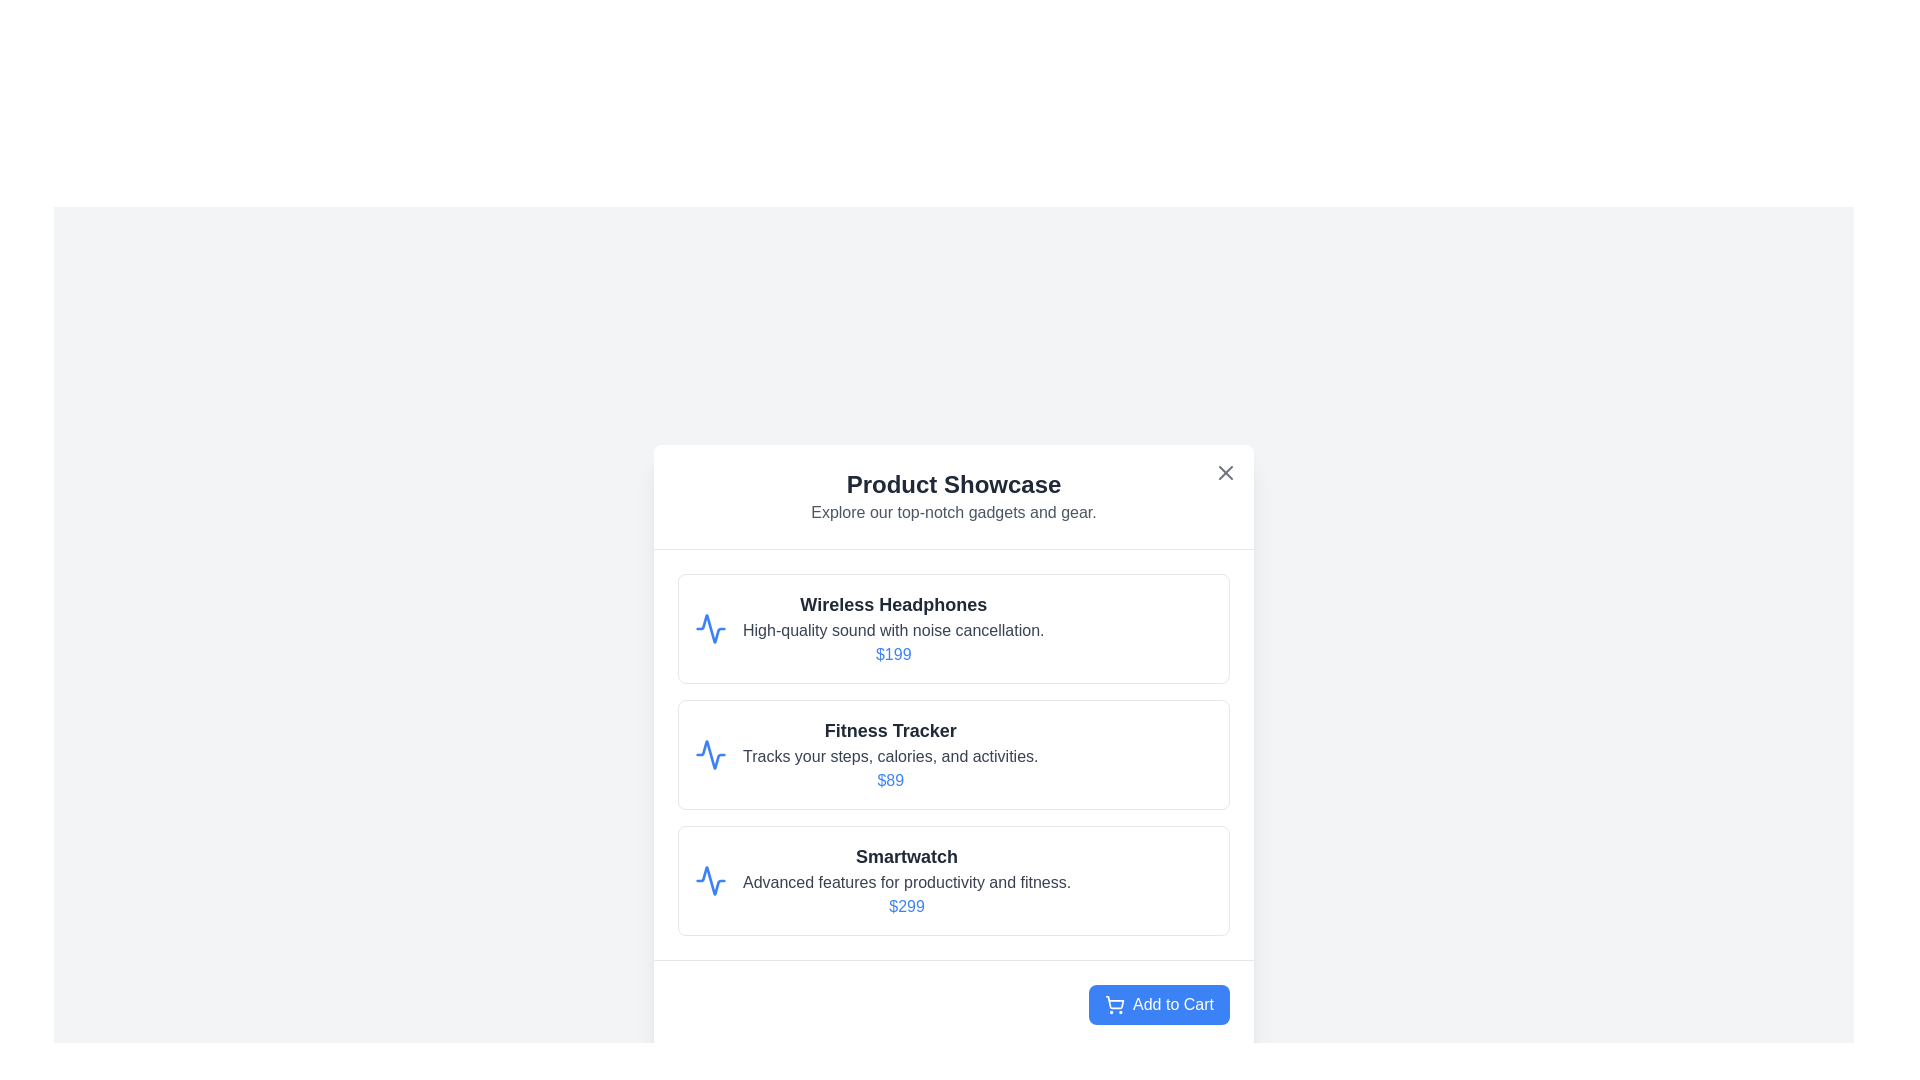  What do you see at coordinates (710, 879) in the screenshot?
I see `the visual representation of the 'Smartwatch' icon, which is the third icon in a vertical list within the product showcase dialog` at bounding box center [710, 879].